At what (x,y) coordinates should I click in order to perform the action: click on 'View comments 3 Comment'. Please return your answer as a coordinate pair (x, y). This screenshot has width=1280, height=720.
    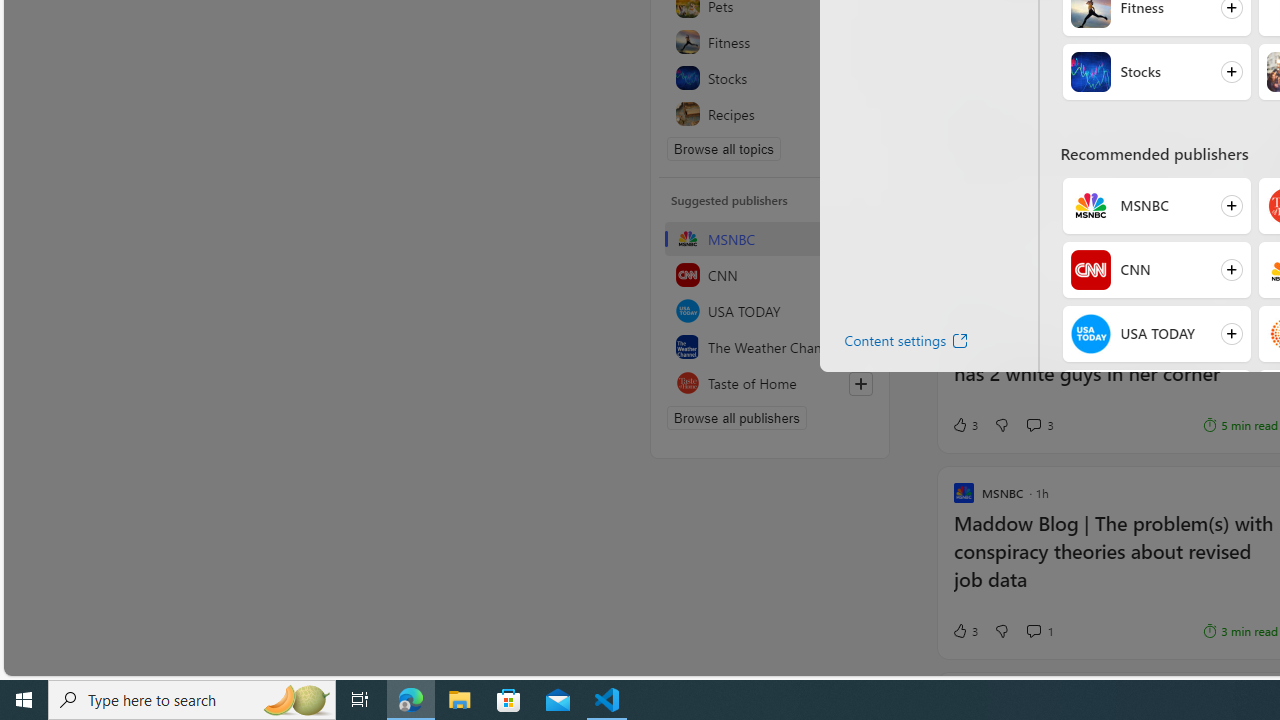
    Looking at the image, I should click on (1040, 424).